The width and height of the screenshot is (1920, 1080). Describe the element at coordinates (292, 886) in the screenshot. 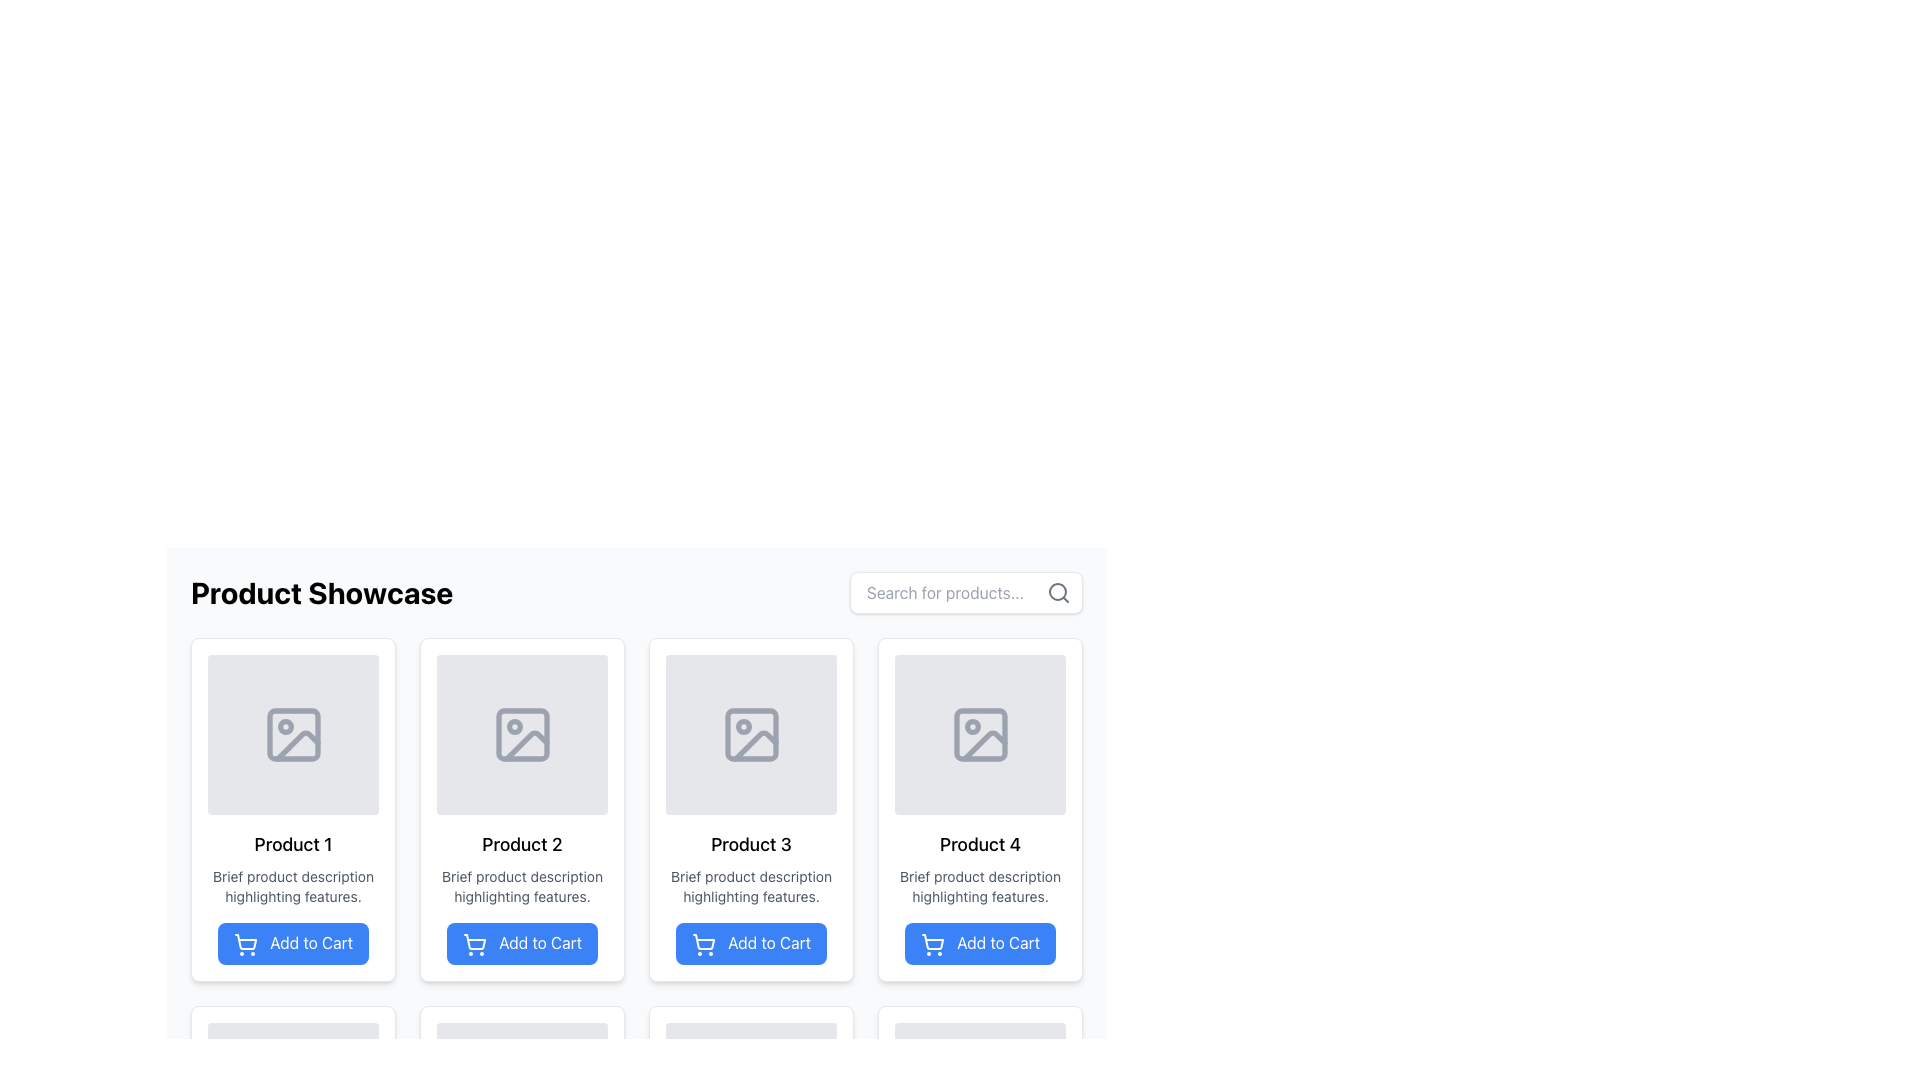

I see `the second textual block displaying the product description for 'Product 1'` at that location.